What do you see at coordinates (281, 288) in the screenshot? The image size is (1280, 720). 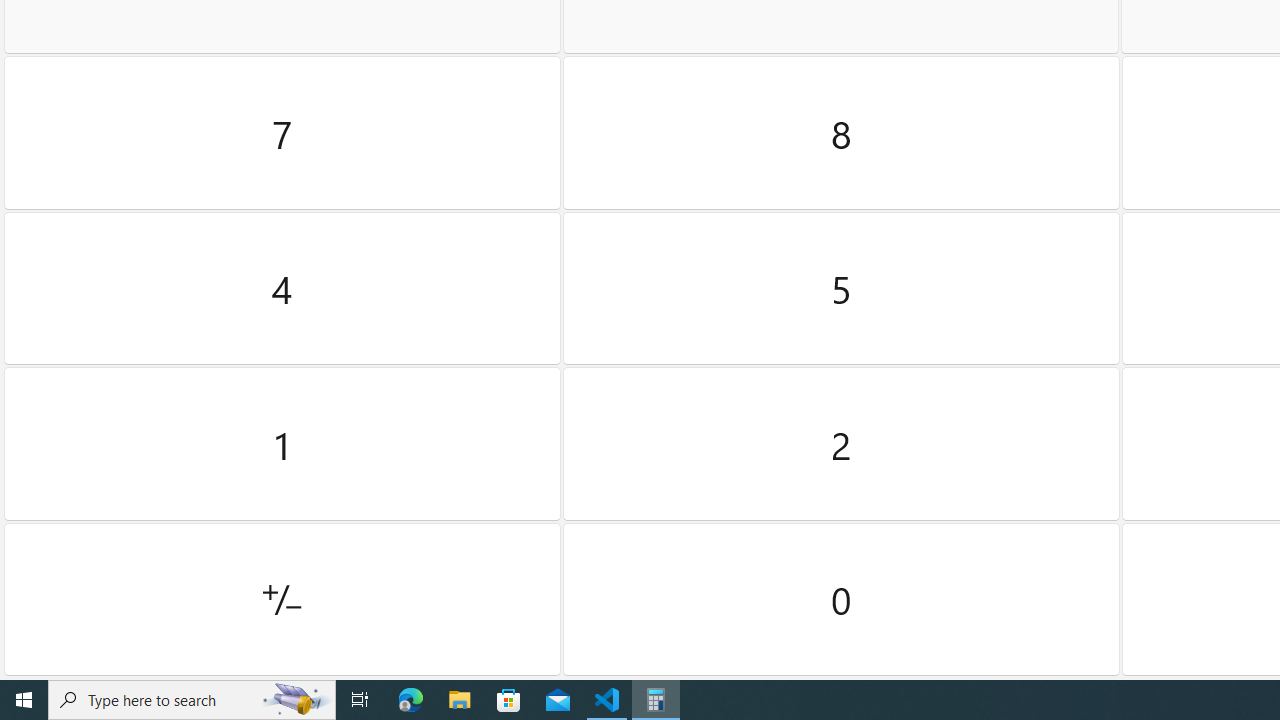 I see `'Four'` at bounding box center [281, 288].